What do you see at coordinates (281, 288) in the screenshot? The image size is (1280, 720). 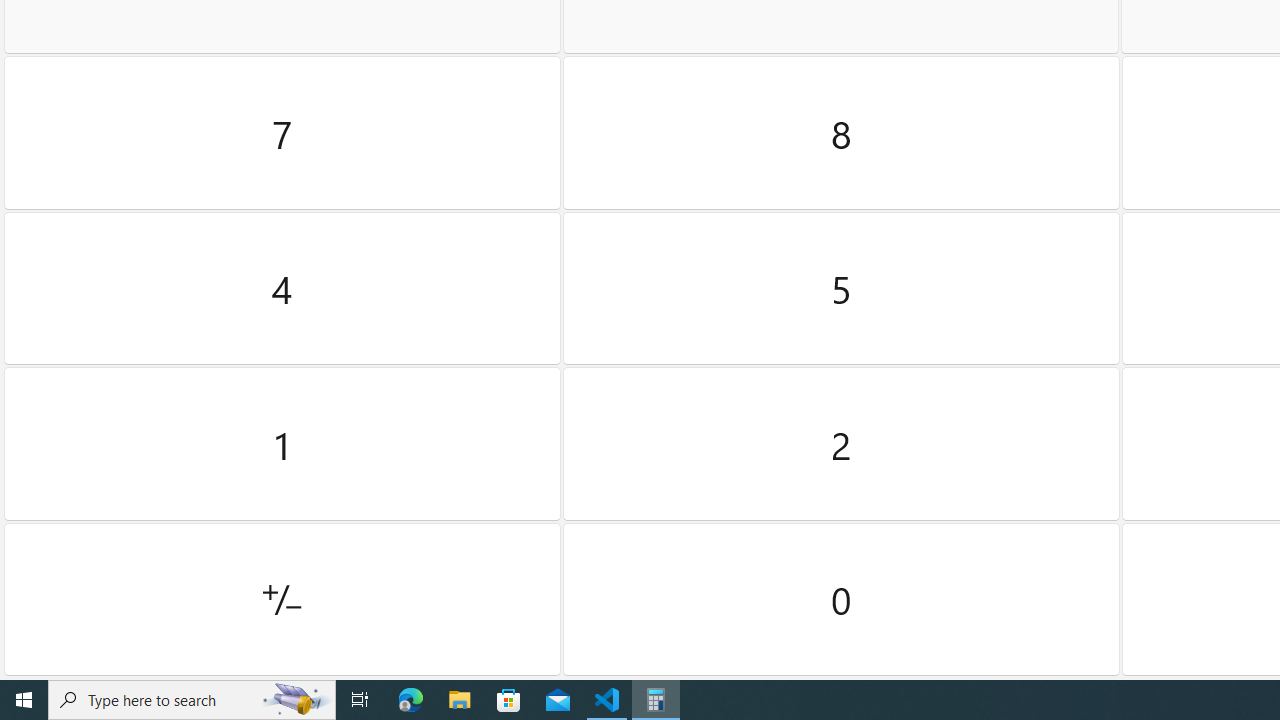 I see `'Four'` at bounding box center [281, 288].